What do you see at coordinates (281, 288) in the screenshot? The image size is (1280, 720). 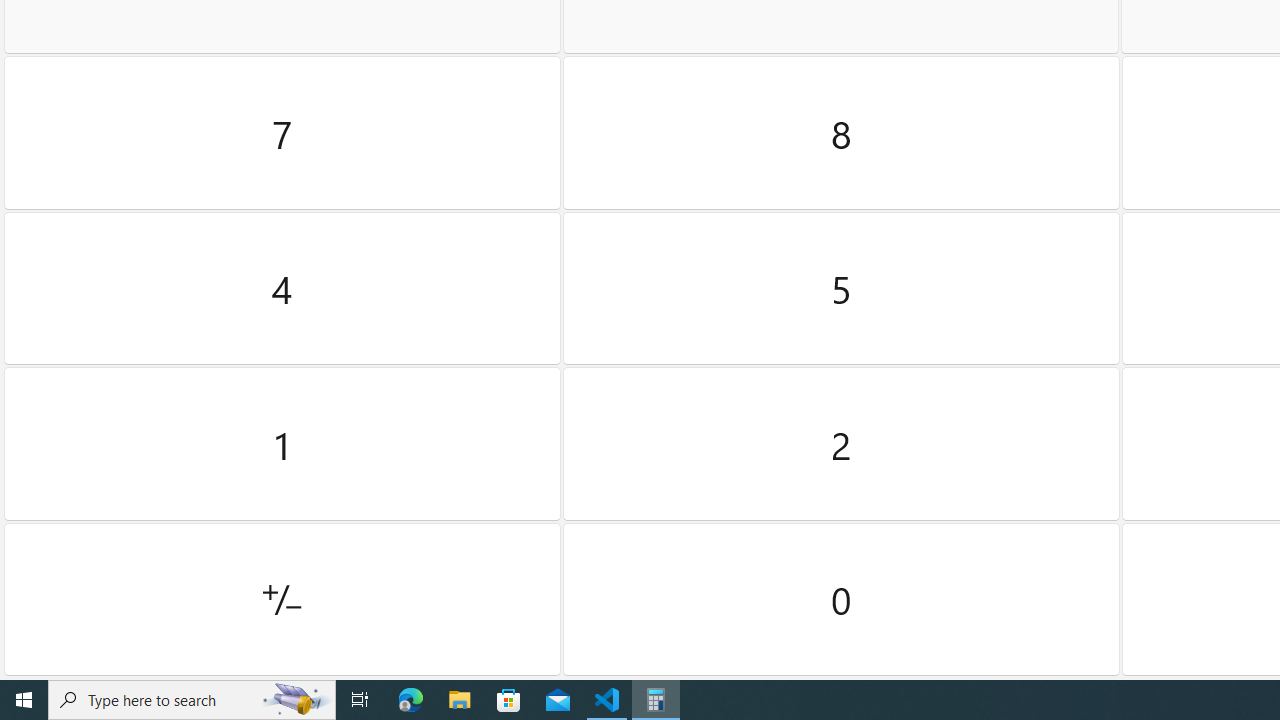 I see `'Four'` at bounding box center [281, 288].